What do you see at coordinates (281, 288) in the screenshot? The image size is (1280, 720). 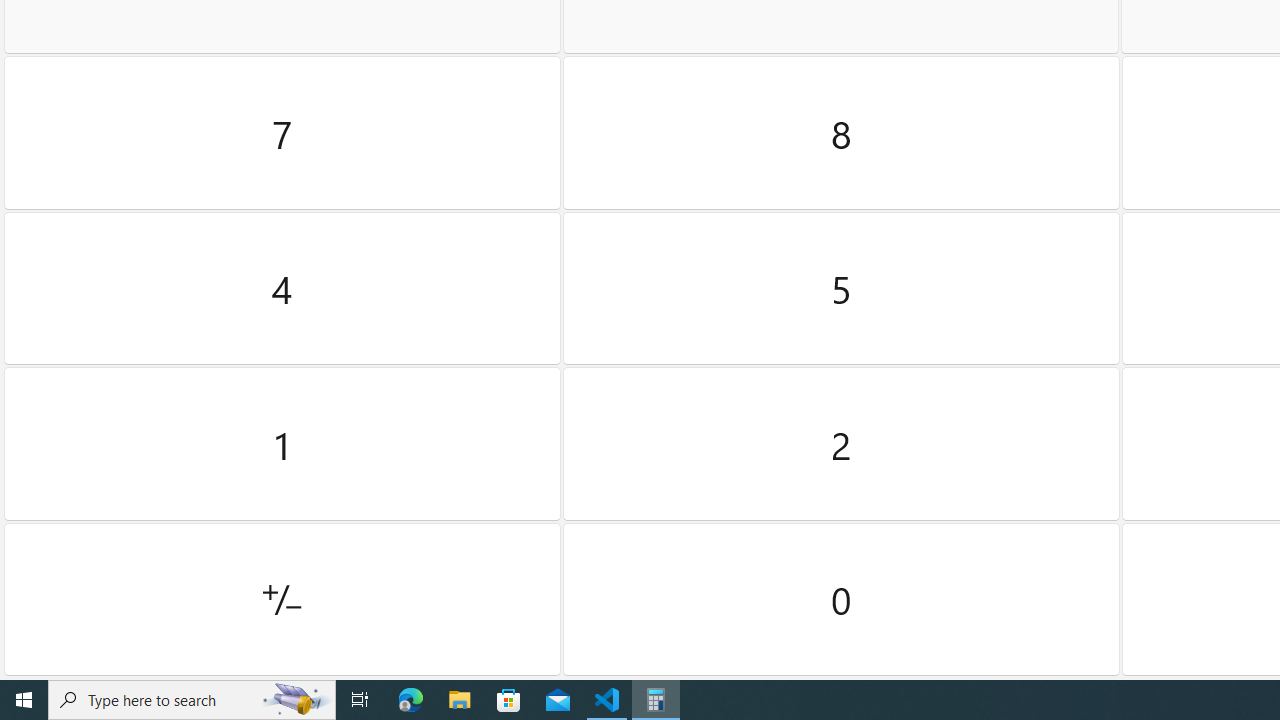 I see `'Four'` at bounding box center [281, 288].